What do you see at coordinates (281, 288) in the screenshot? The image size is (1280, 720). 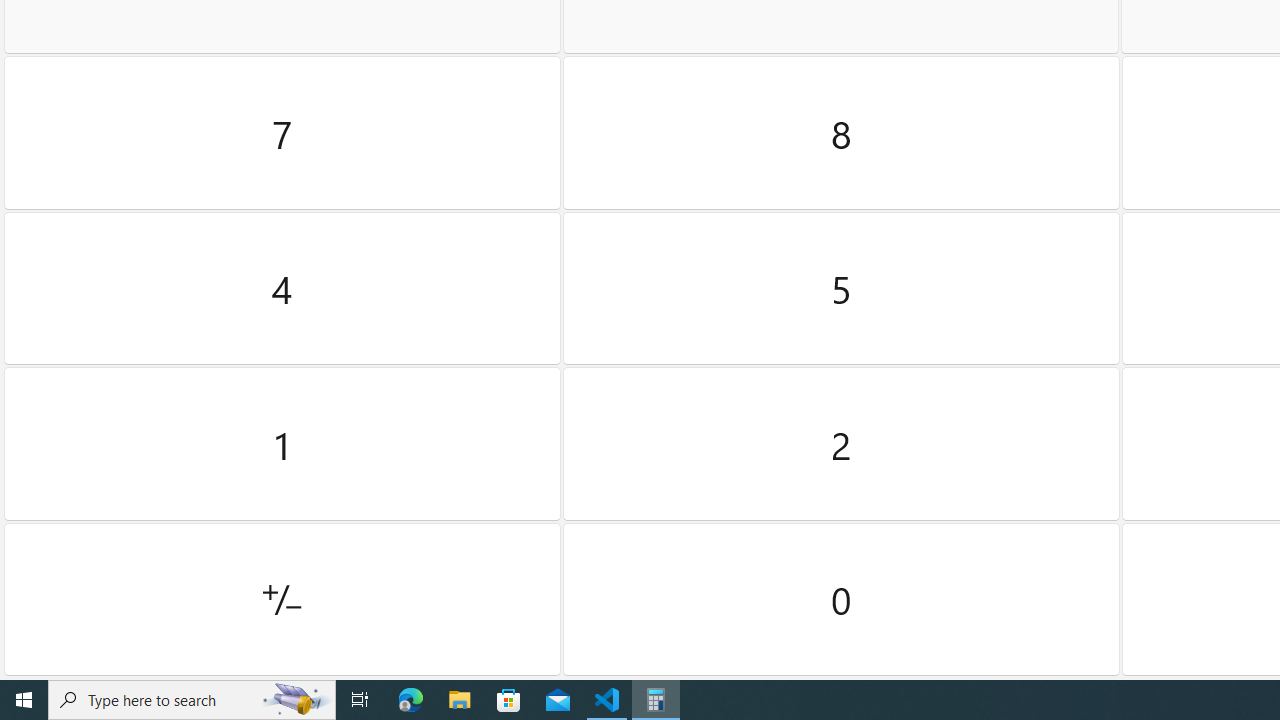 I see `'Four'` at bounding box center [281, 288].